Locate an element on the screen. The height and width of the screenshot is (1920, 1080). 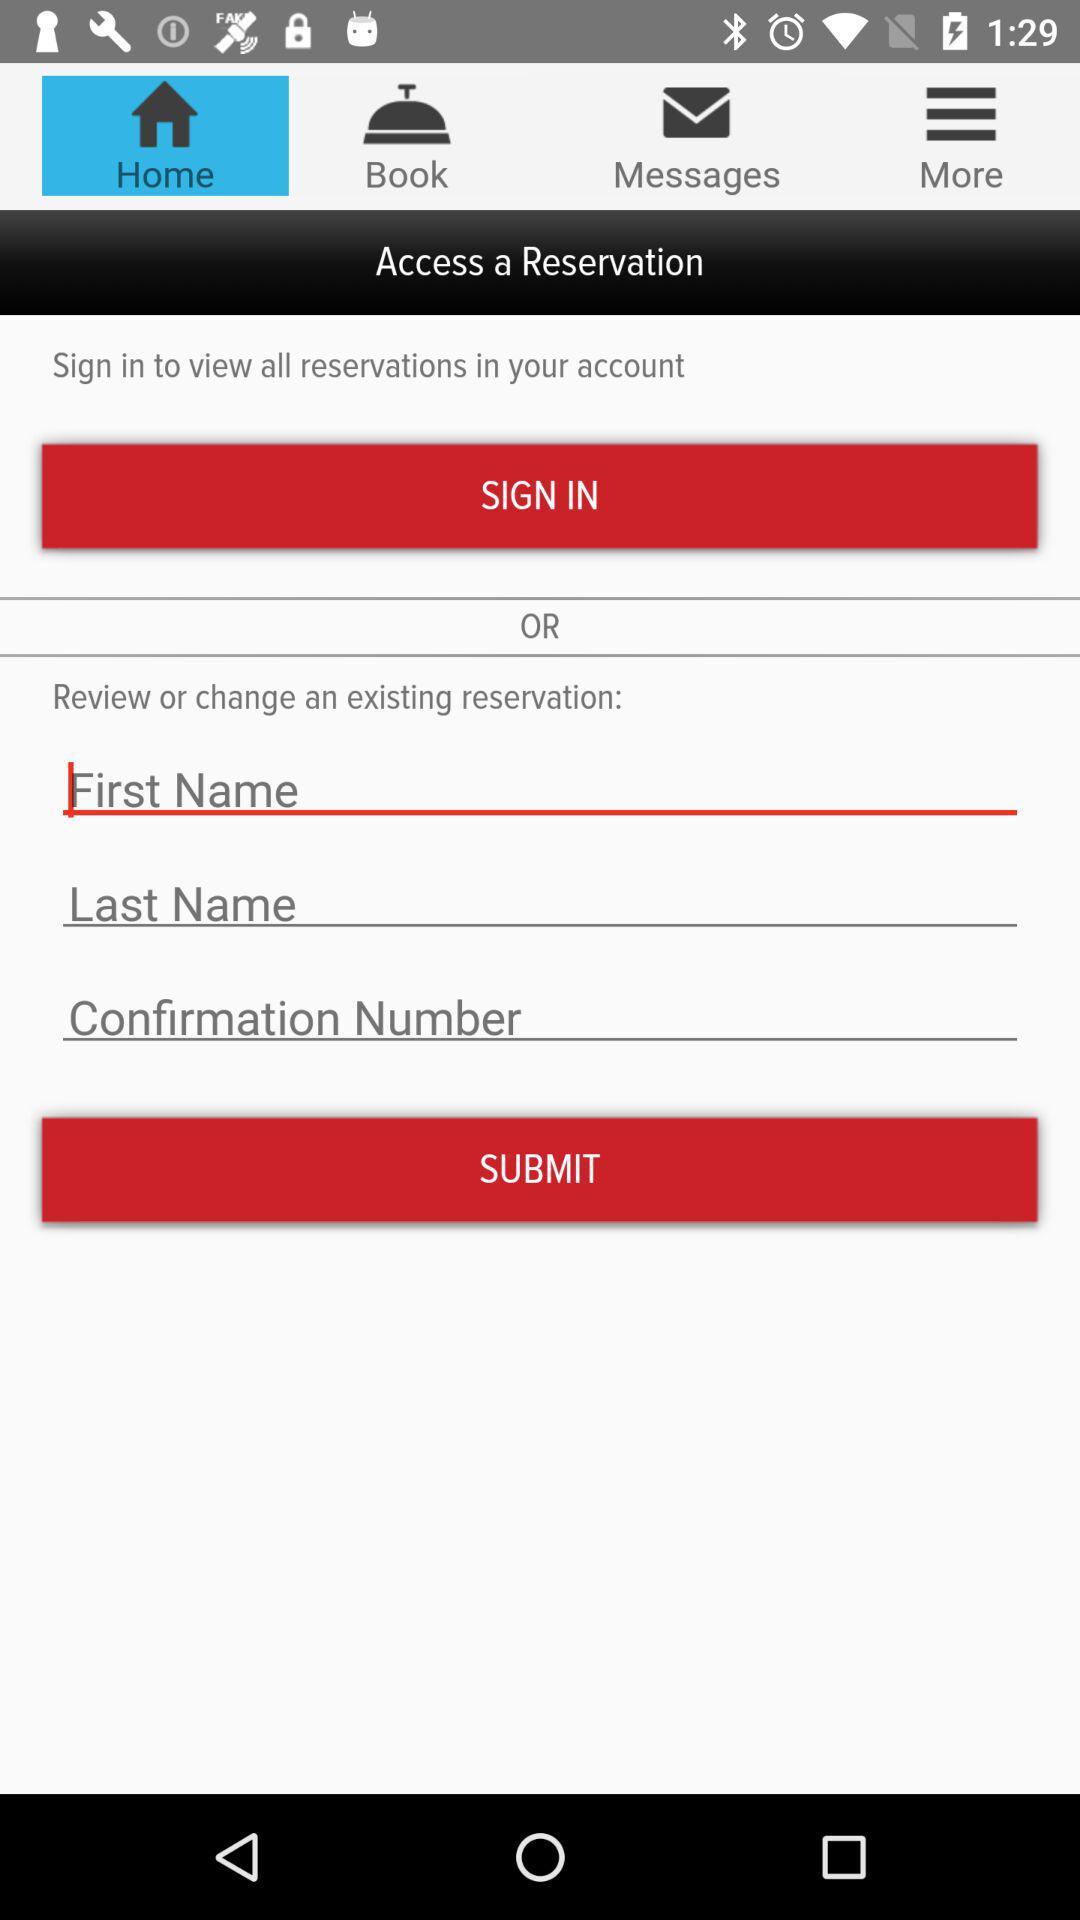
your last name is located at coordinates (540, 902).